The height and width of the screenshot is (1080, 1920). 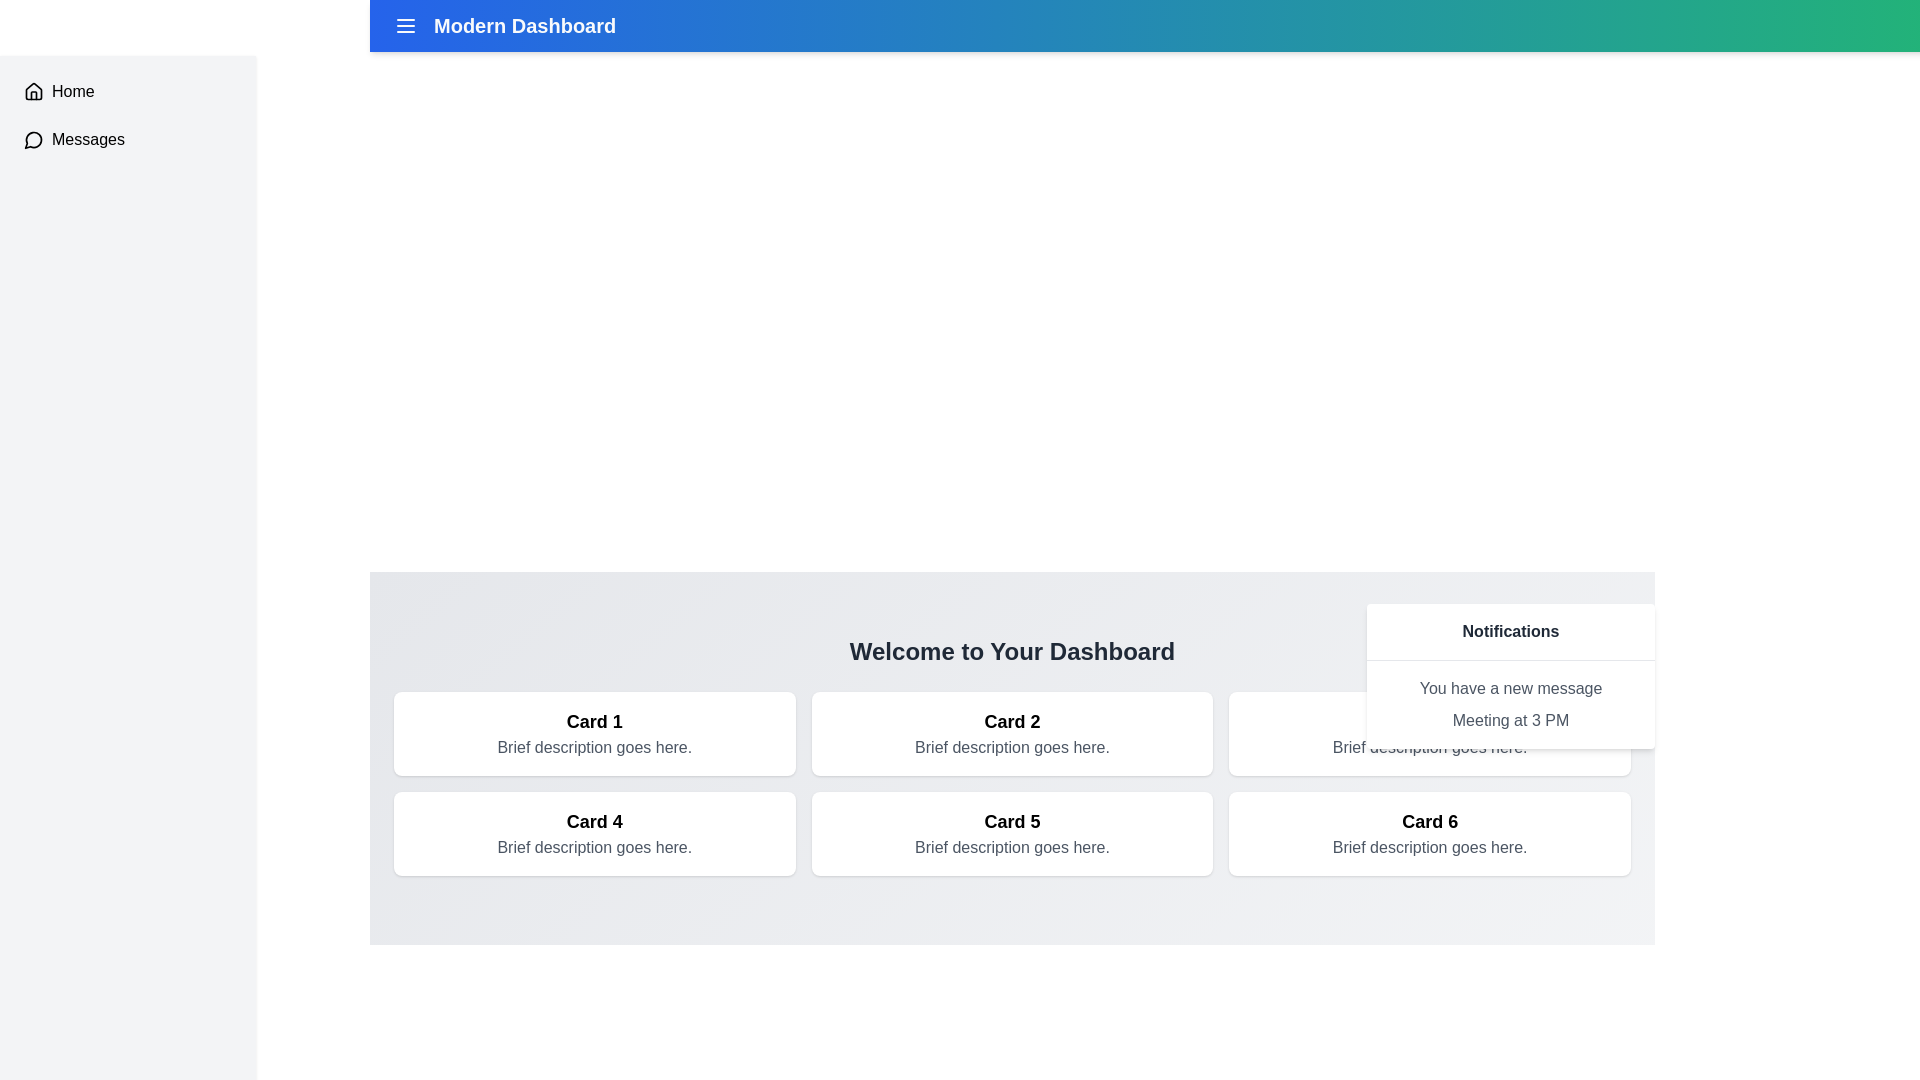 What do you see at coordinates (1511, 675) in the screenshot?
I see `the Notification box located on the right side of the dashboard, which displays alerts and messages to the user` at bounding box center [1511, 675].